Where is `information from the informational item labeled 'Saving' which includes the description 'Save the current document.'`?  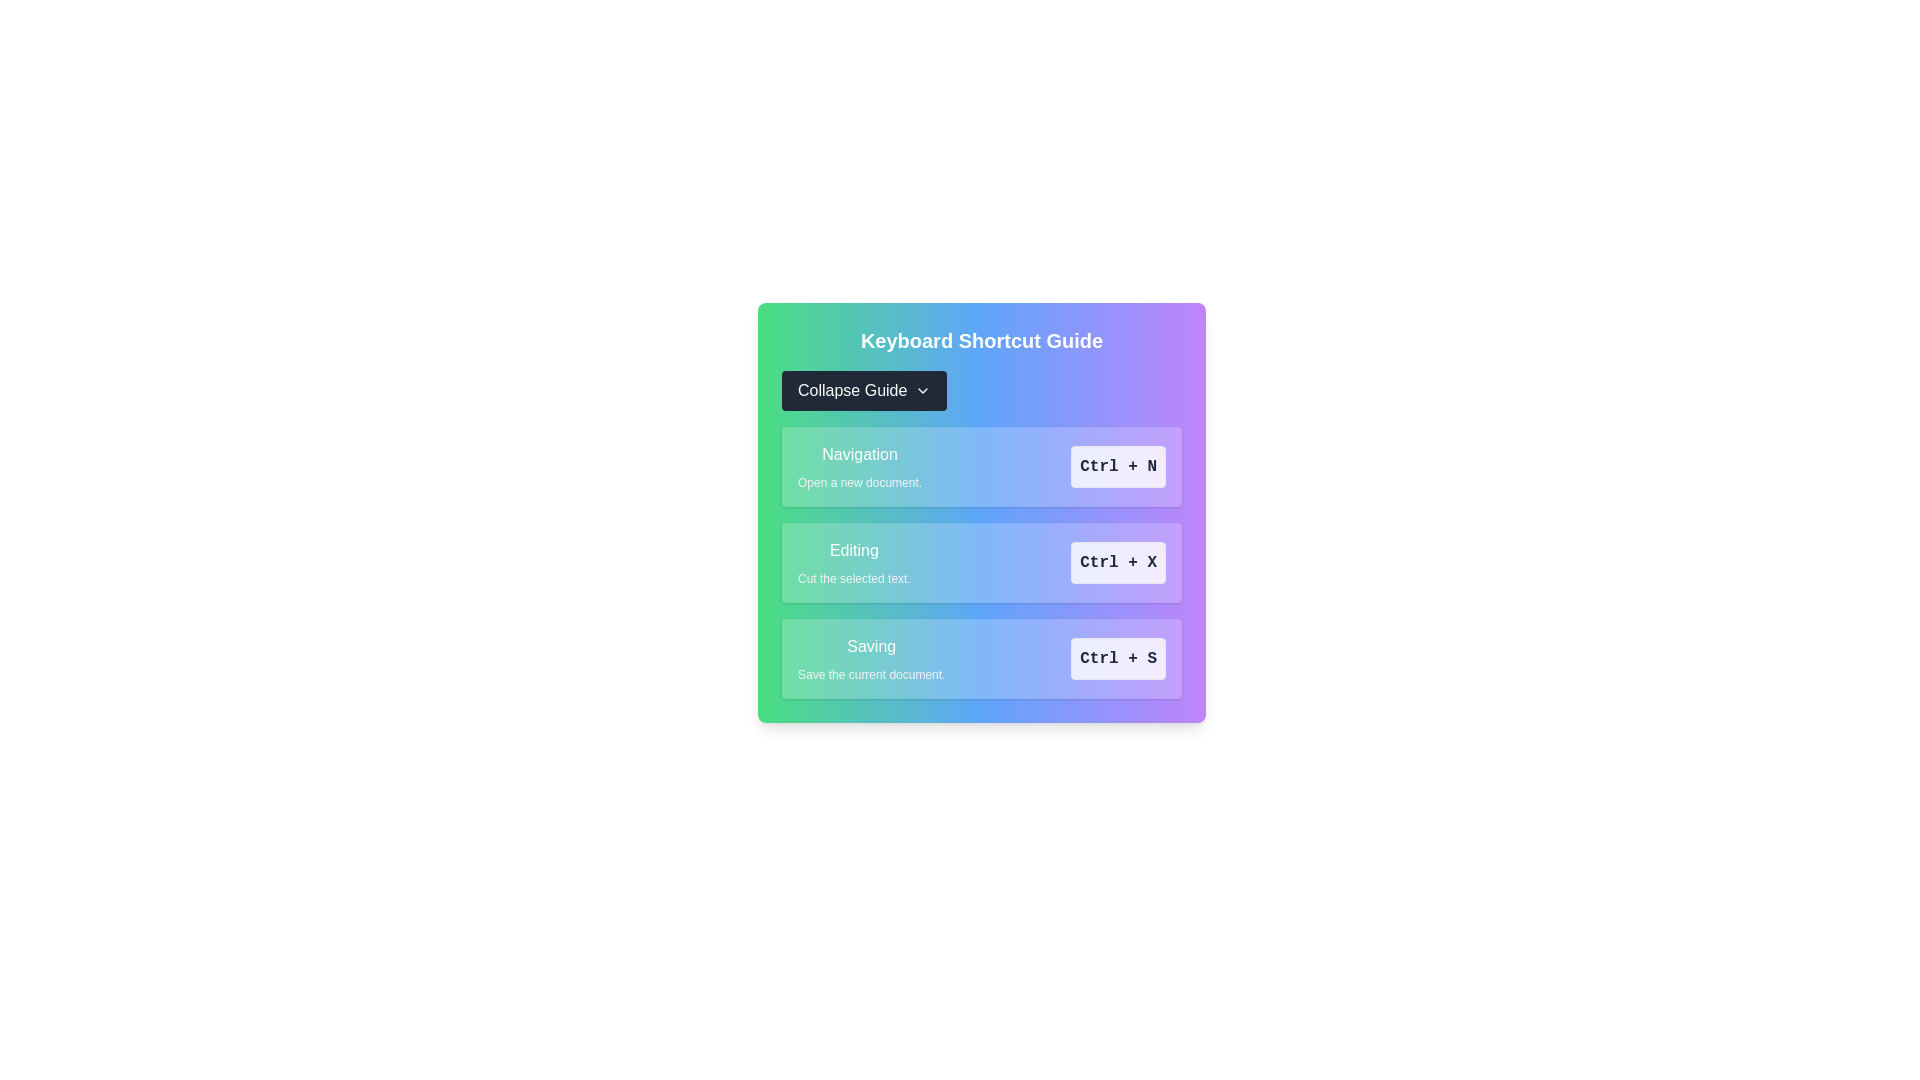 information from the informational item labeled 'Saving' which includes the description 'Save the current document.' is located at coordinates (982, 659).